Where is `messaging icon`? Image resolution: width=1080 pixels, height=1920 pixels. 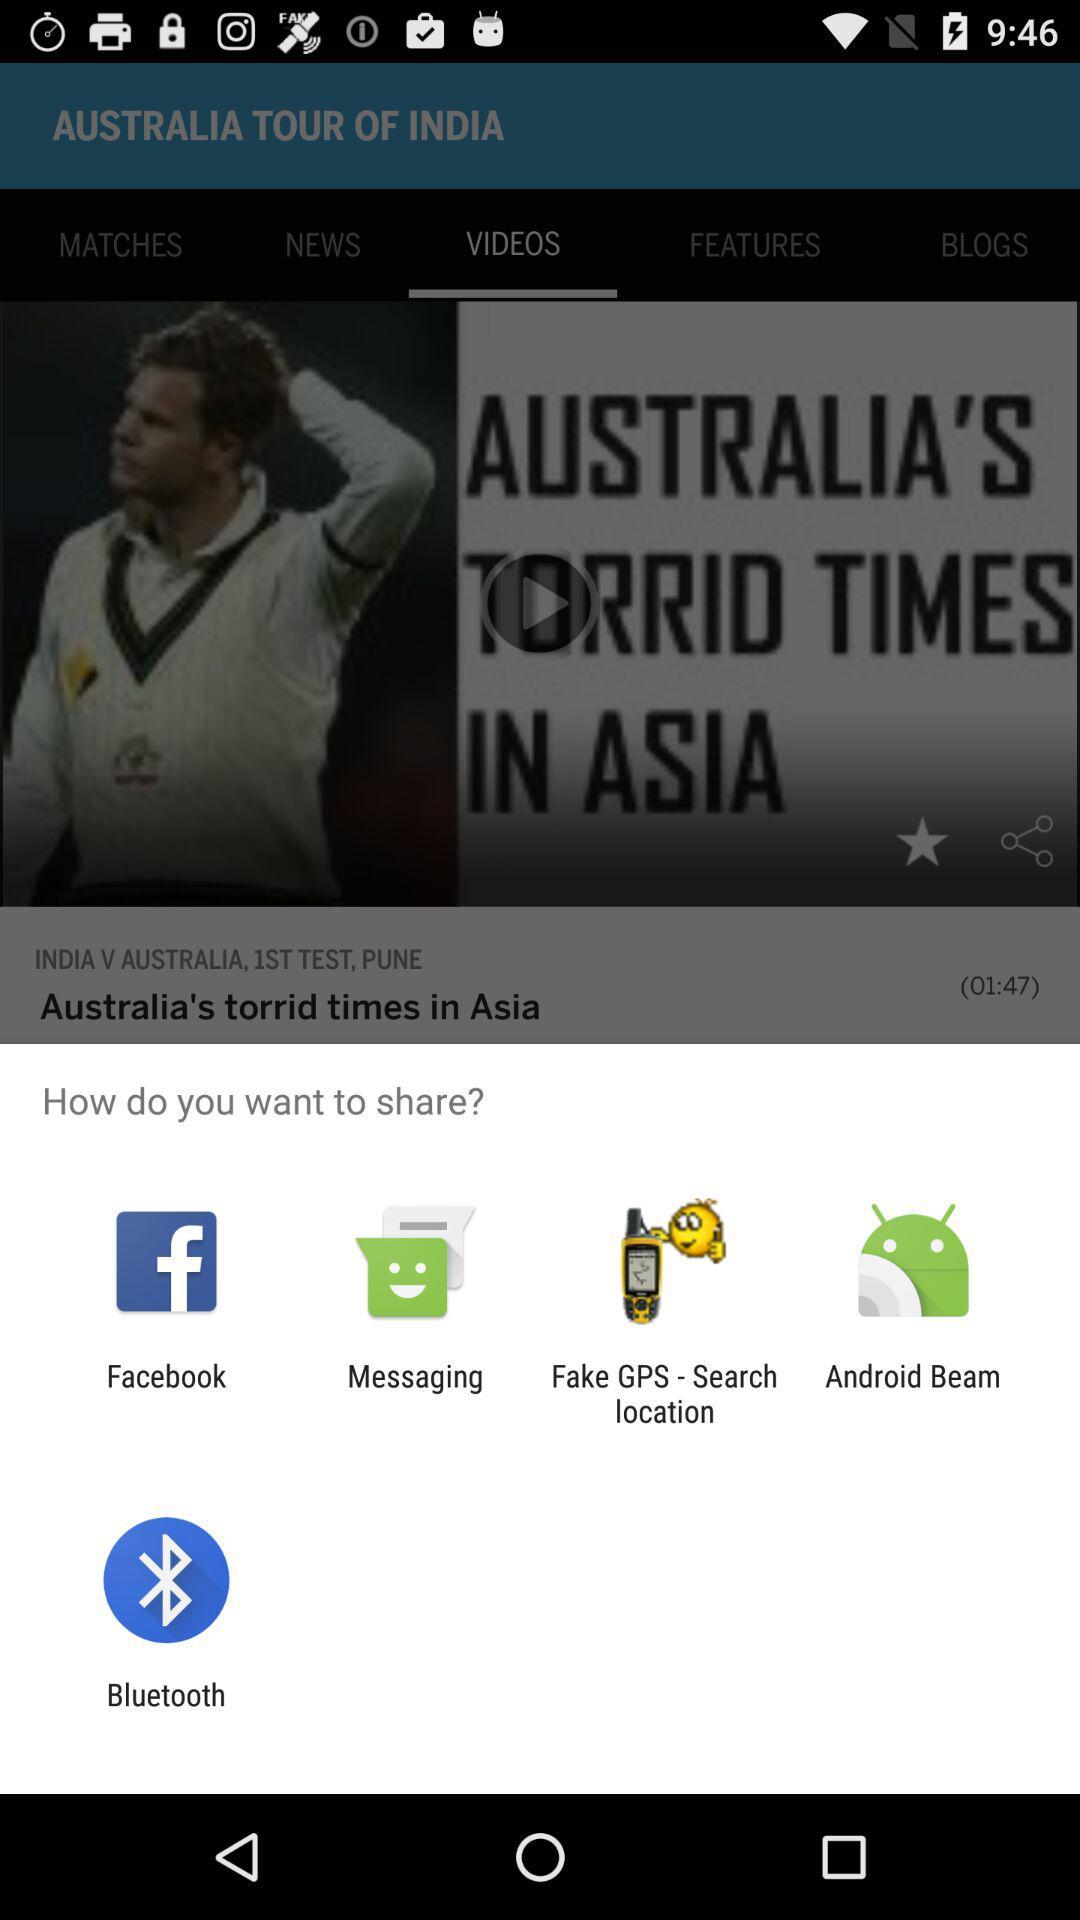
messaging icon is located at coordinates (414, 1392).